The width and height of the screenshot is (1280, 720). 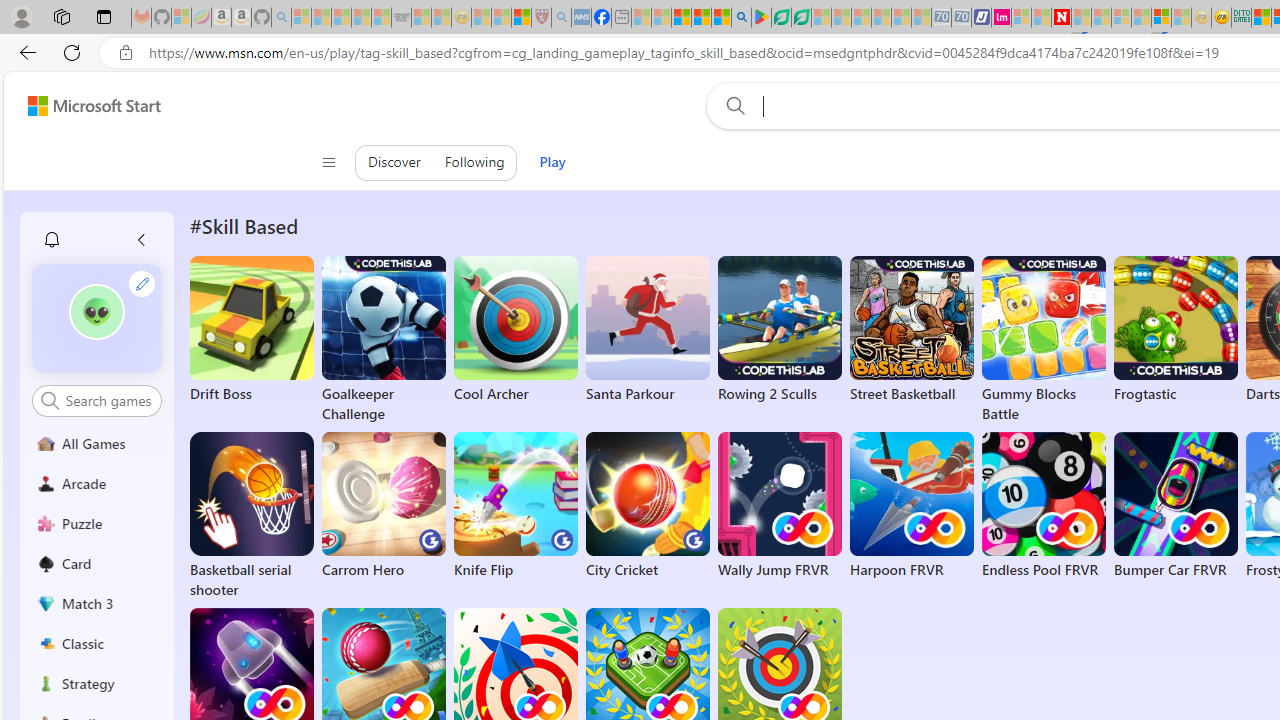 What do you see at coordinates (516, 505) in the screenshot?
I see `'Knife Flip'` at bounding box center [516, 505].